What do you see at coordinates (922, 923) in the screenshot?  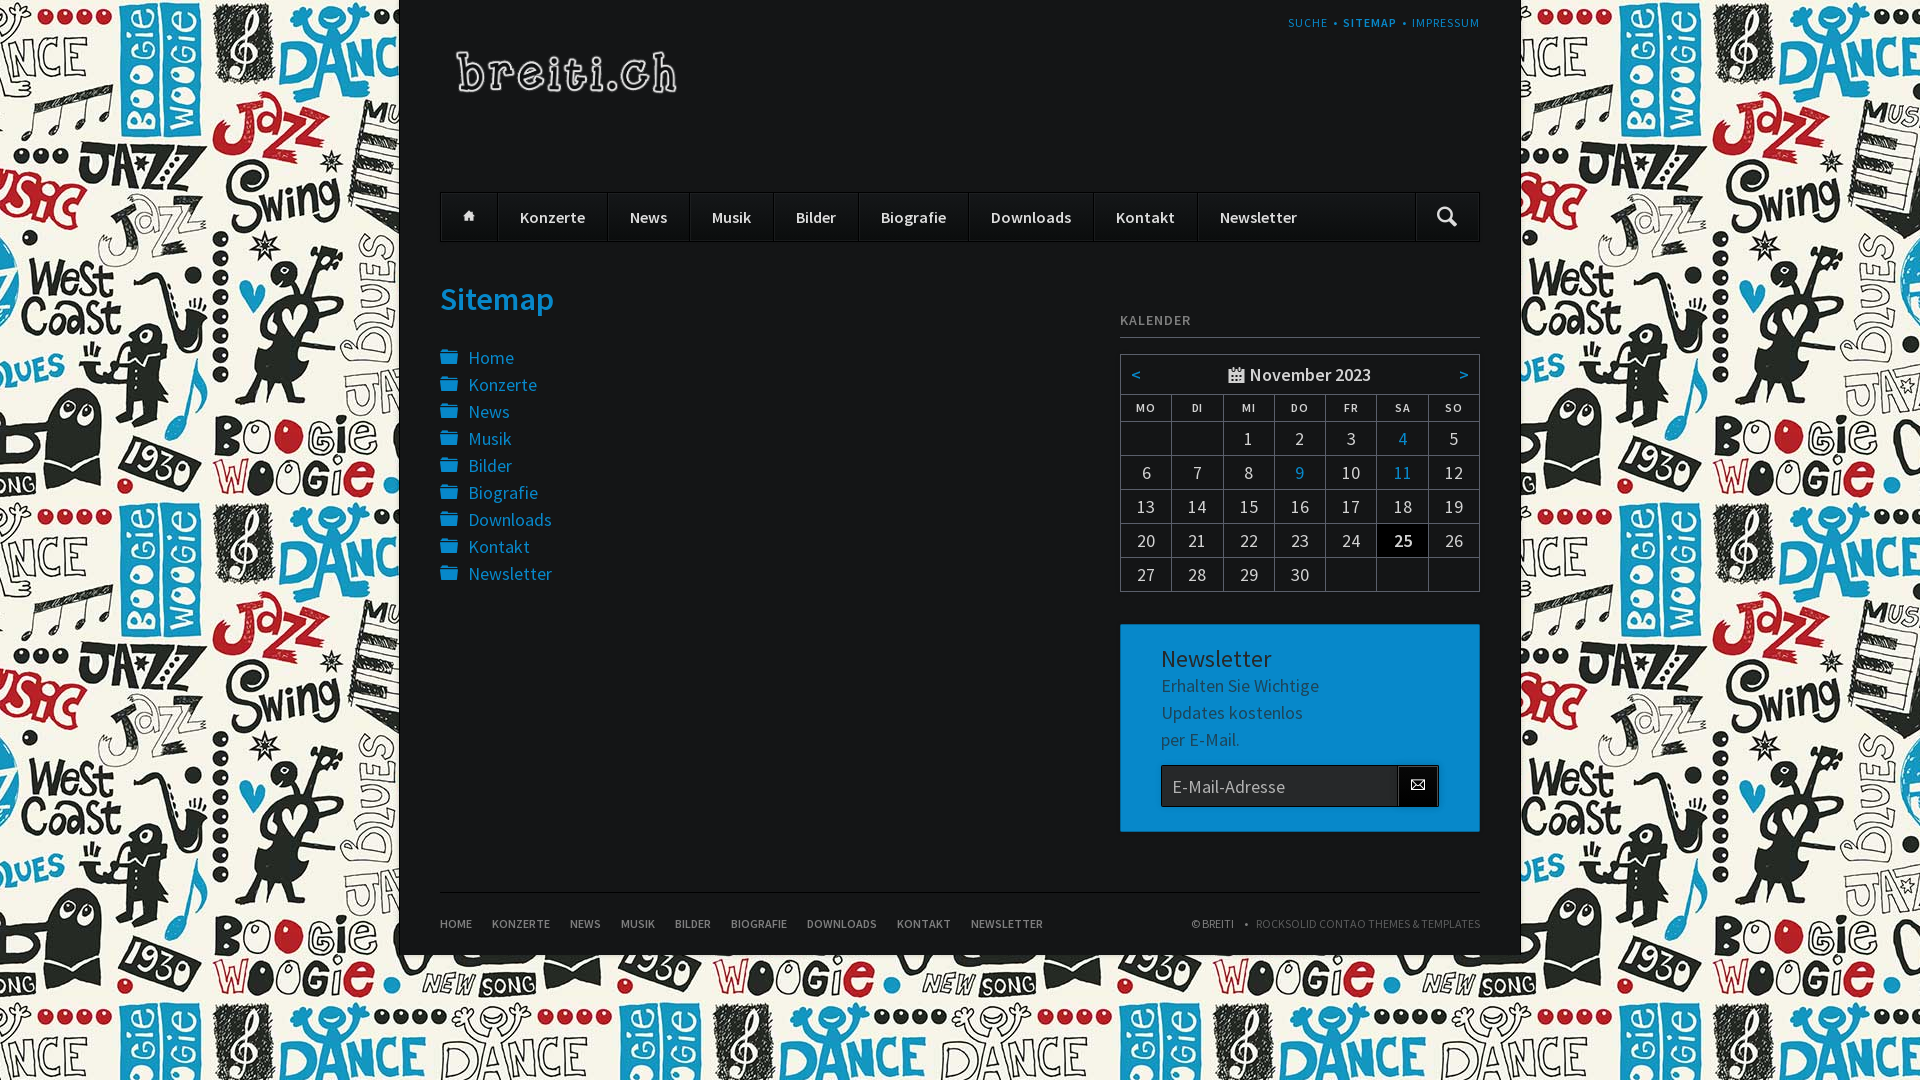 I see `'KONTAKT'` at bounding box center [922, 923].